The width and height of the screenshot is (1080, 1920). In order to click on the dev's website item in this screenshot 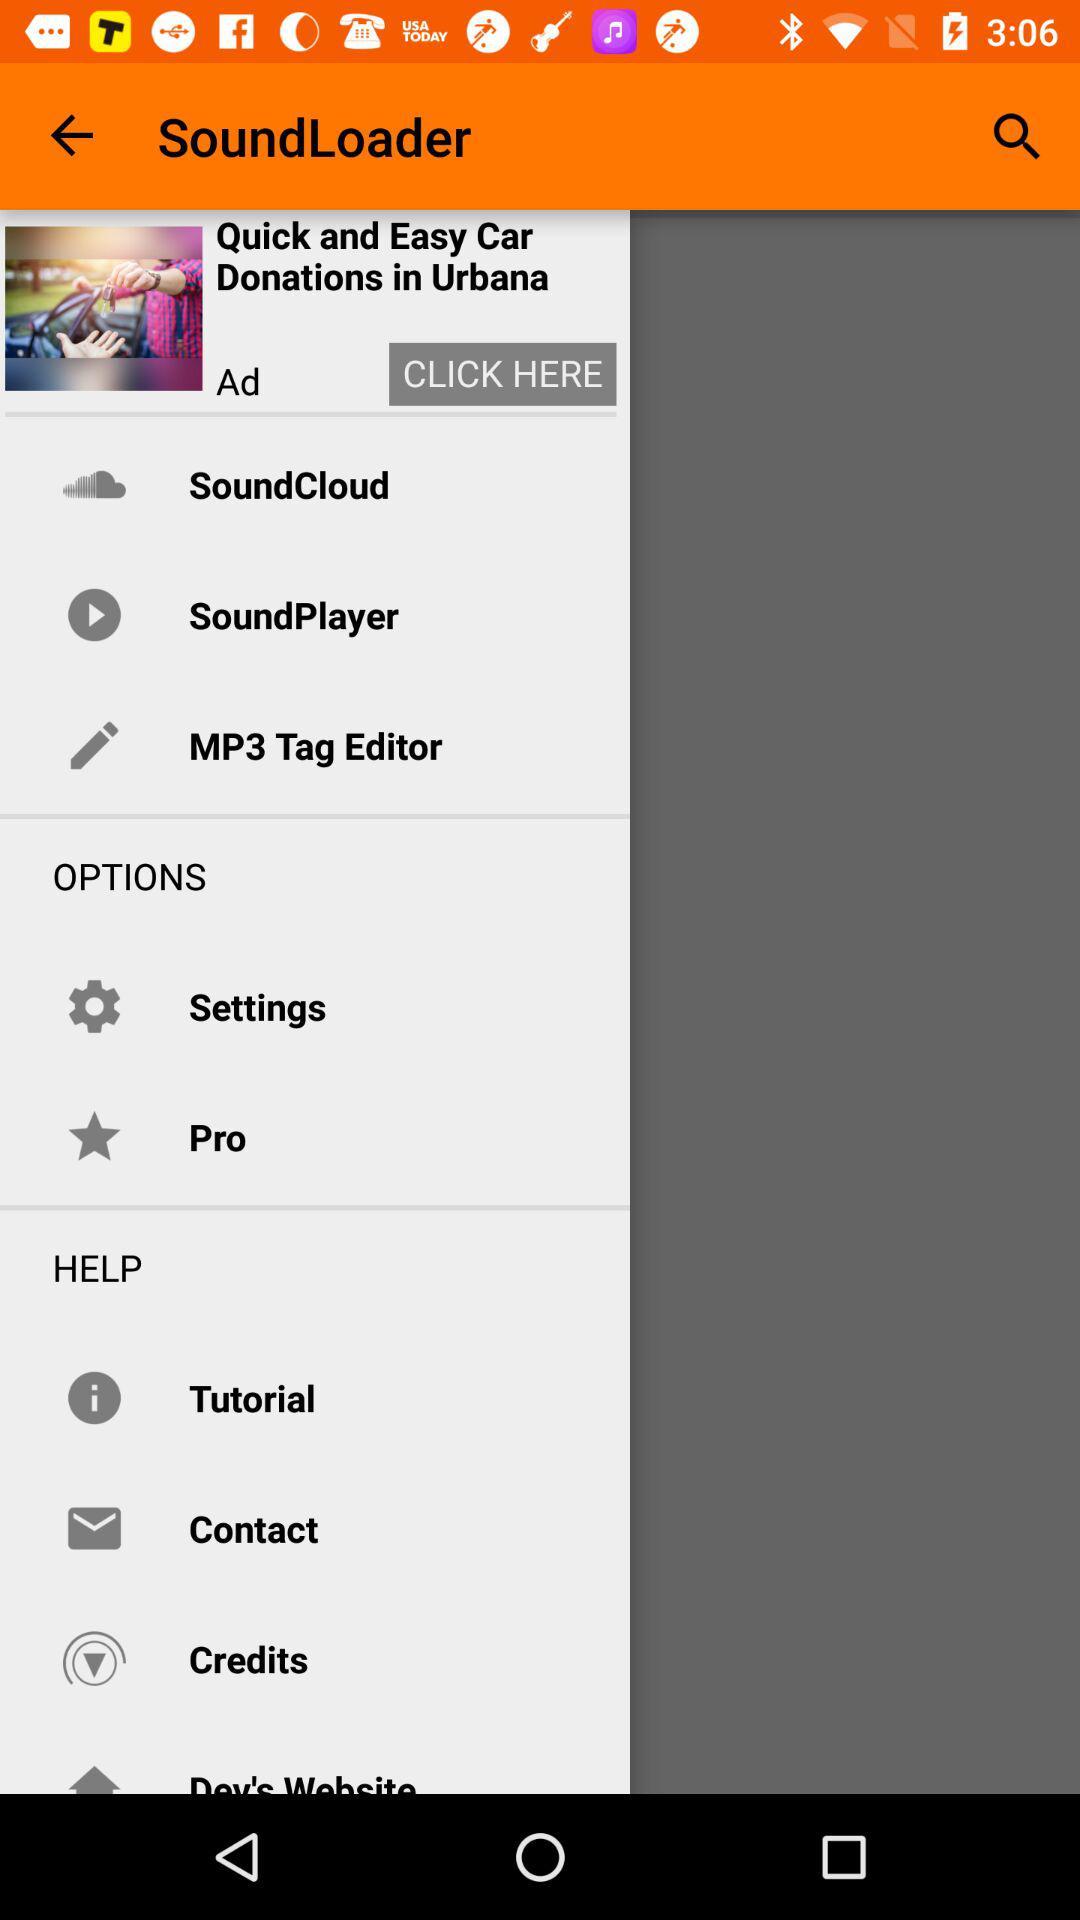, I will do `click(302, 1779)`.